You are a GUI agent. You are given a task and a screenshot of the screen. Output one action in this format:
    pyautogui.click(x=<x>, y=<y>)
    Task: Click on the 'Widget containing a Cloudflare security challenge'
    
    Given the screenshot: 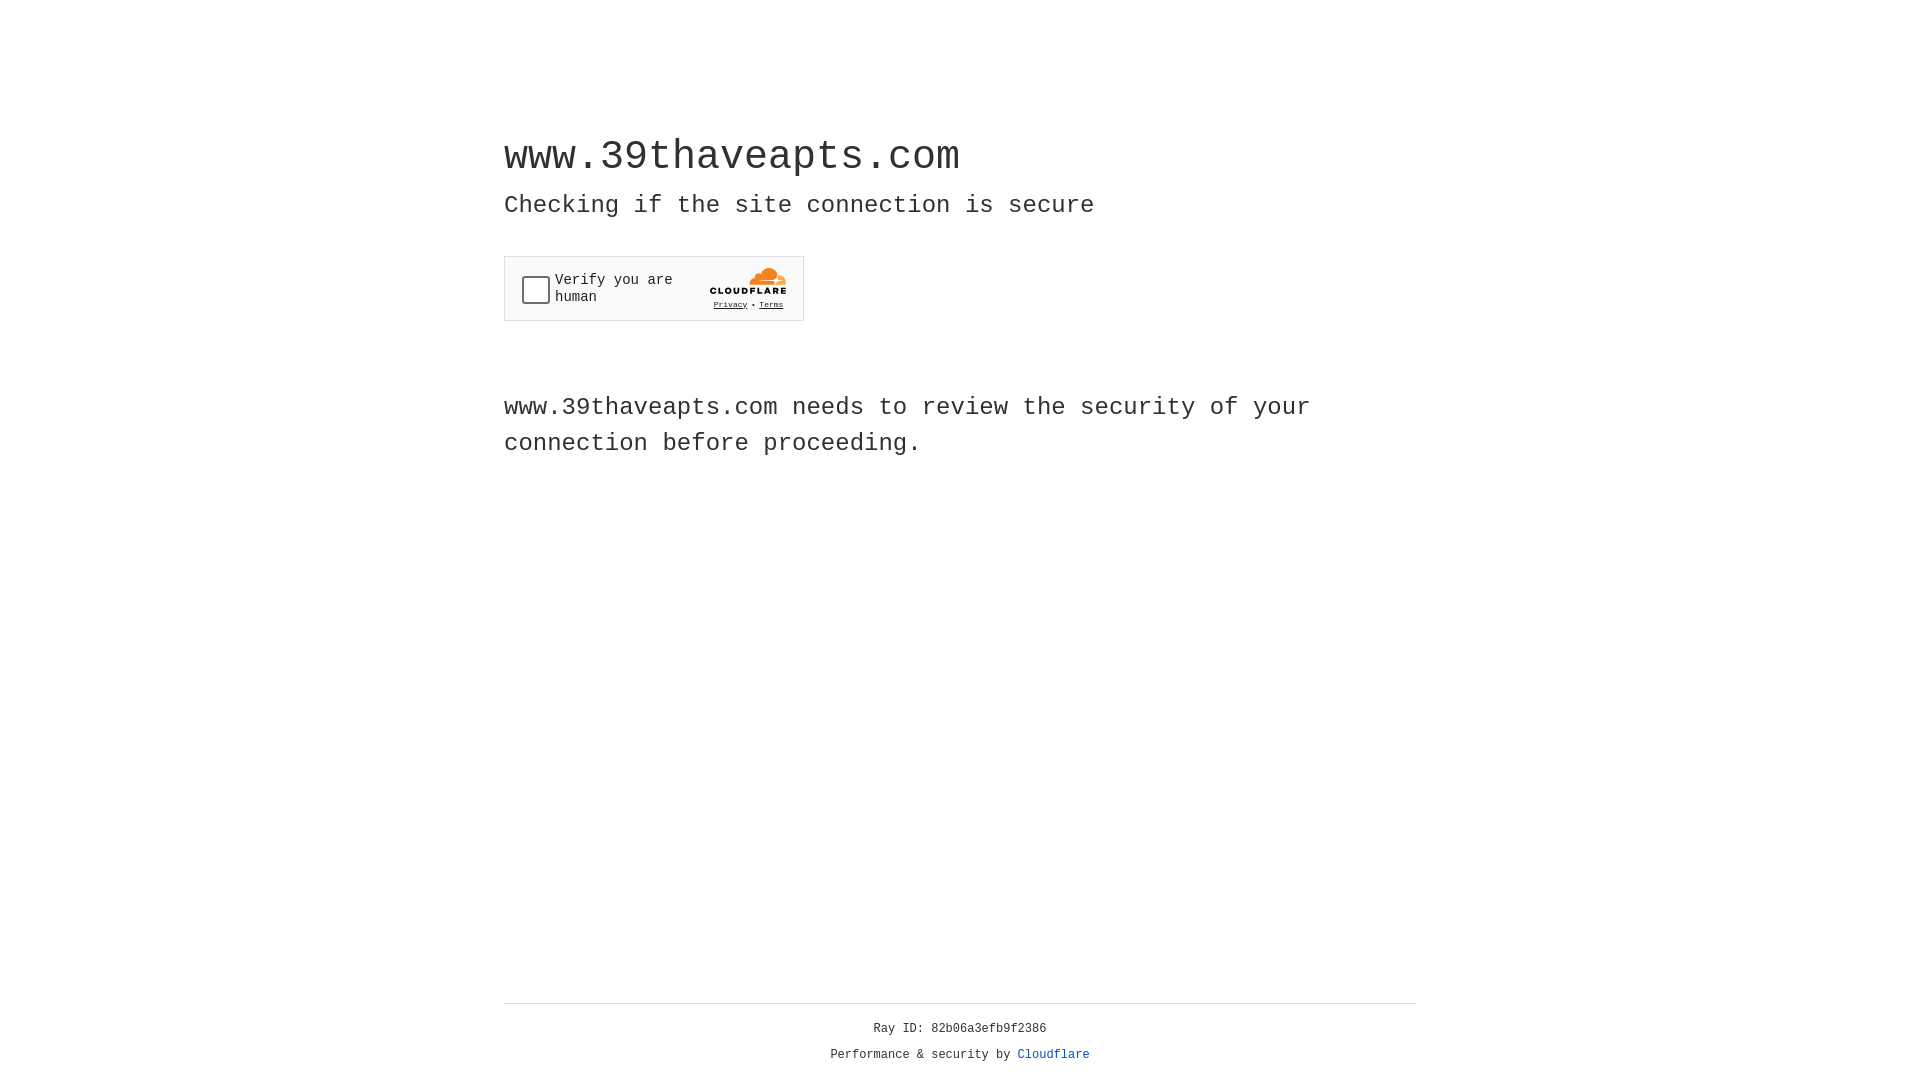 What is the action you would take?
    pyautogui.click(x=653, y=288)
    